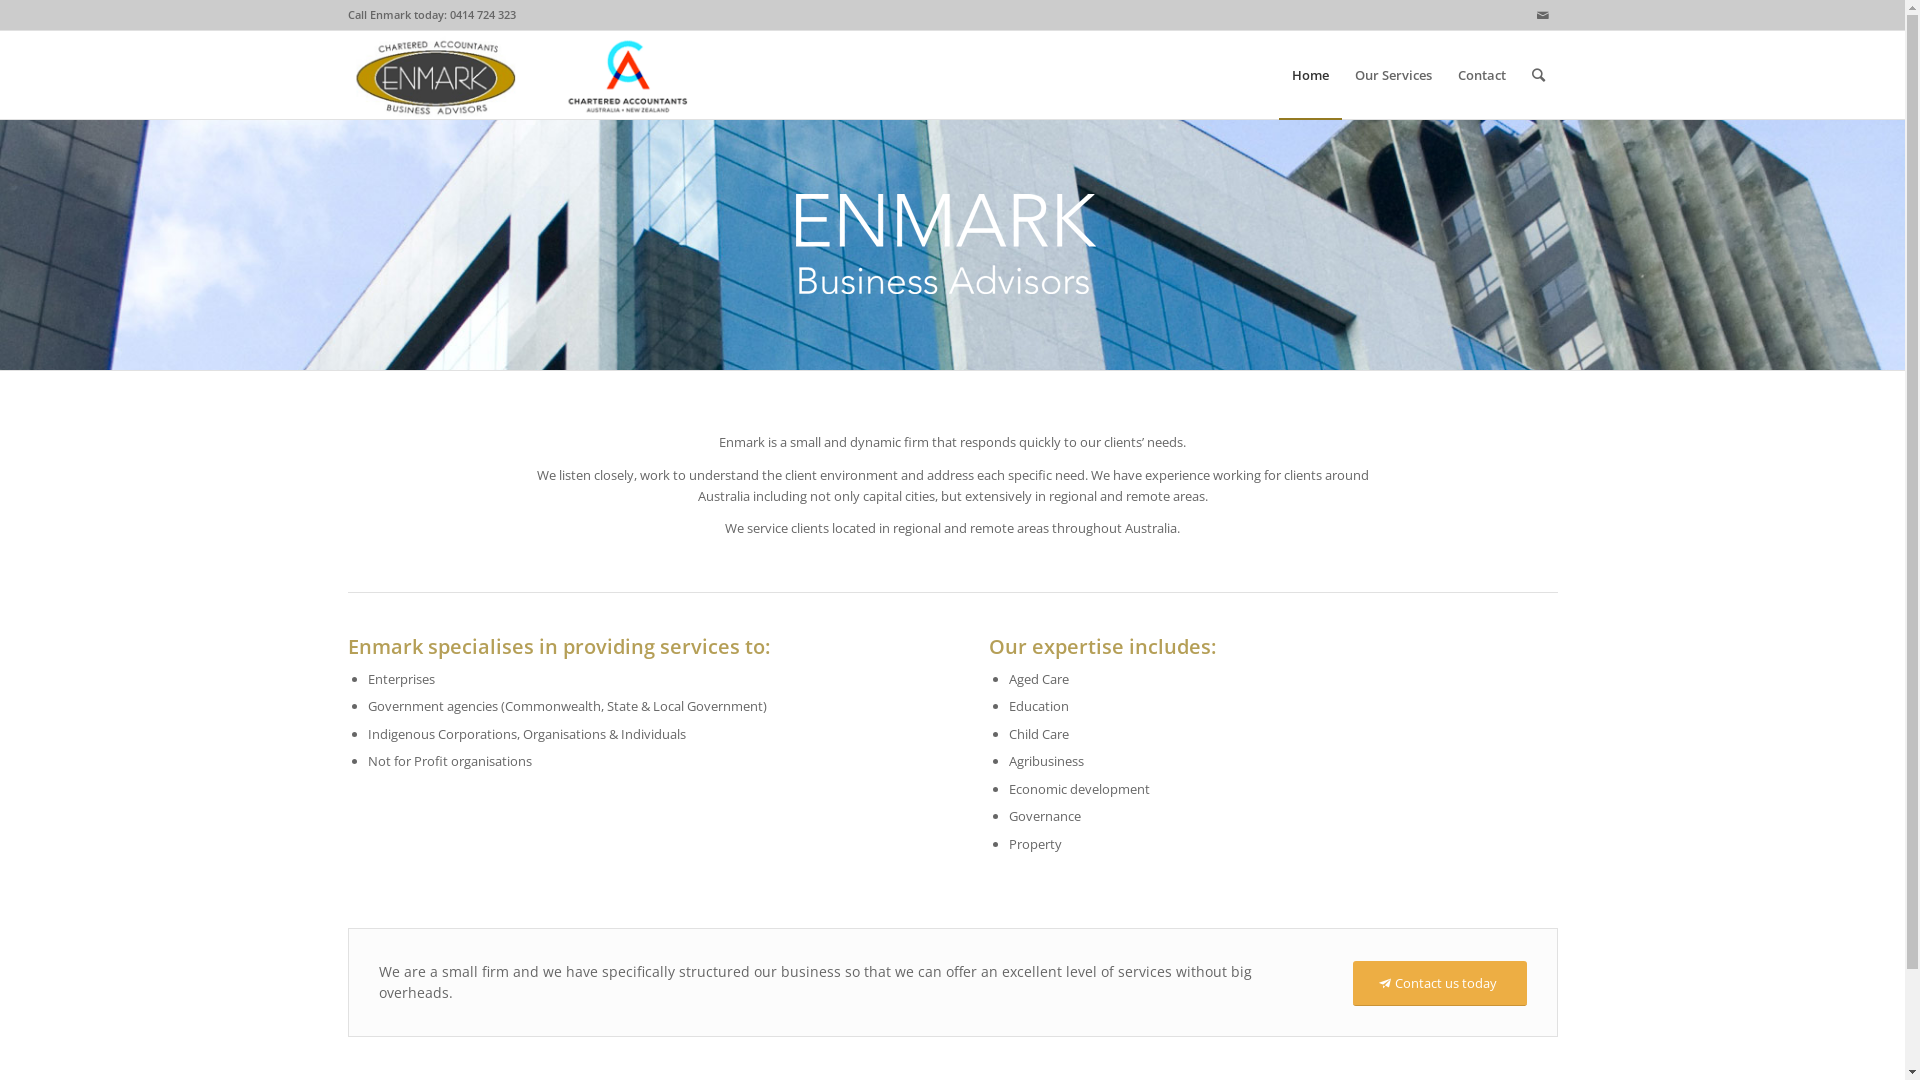 The width and height of the screenshot is (1920, 1080). What do you see at coordinates (1342, 73) in the screenshot?
I see `'Our Services'` at bounding box center [1342, 73].